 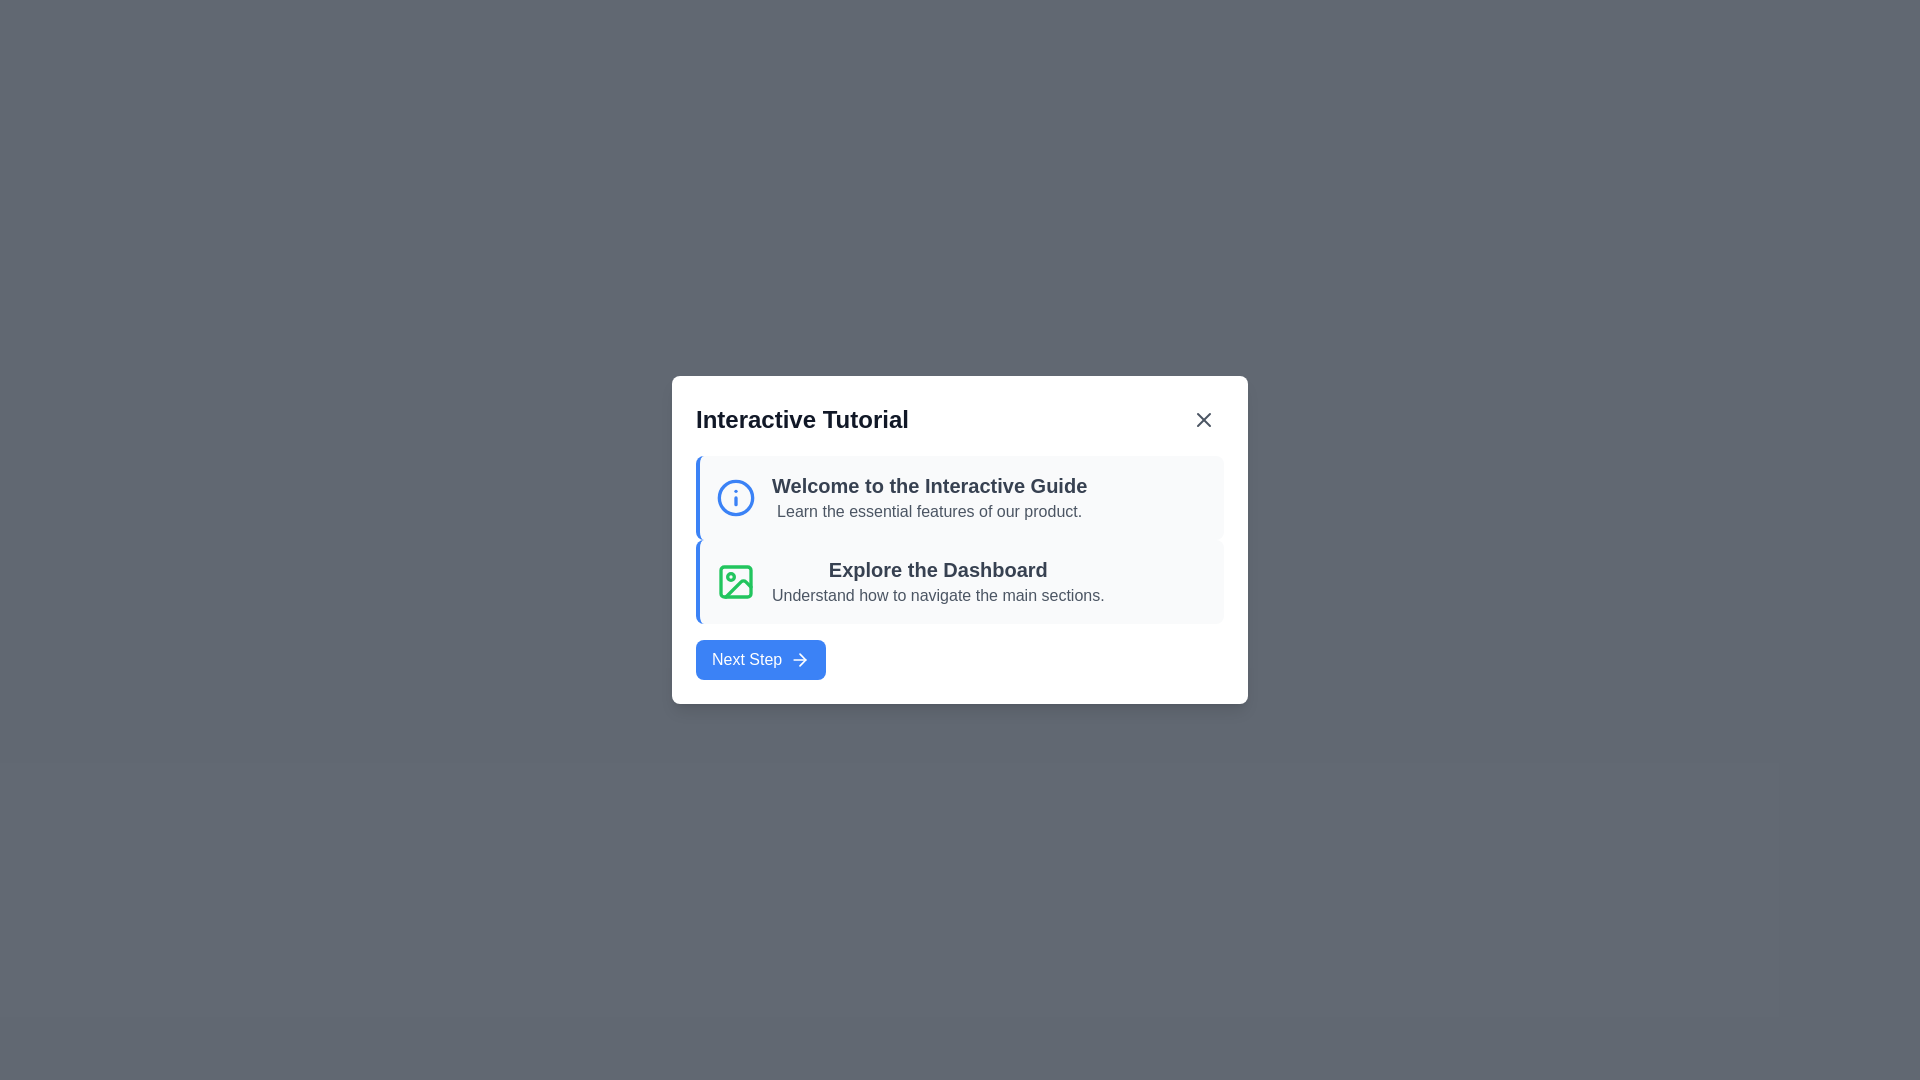 What do you see at coordinates (960, 496) in the screenshot?
I see `the Information Card located in the upper-center part of the dialog modal window, positioned above the 'Next Step' button` at bounding box center [960, 496].